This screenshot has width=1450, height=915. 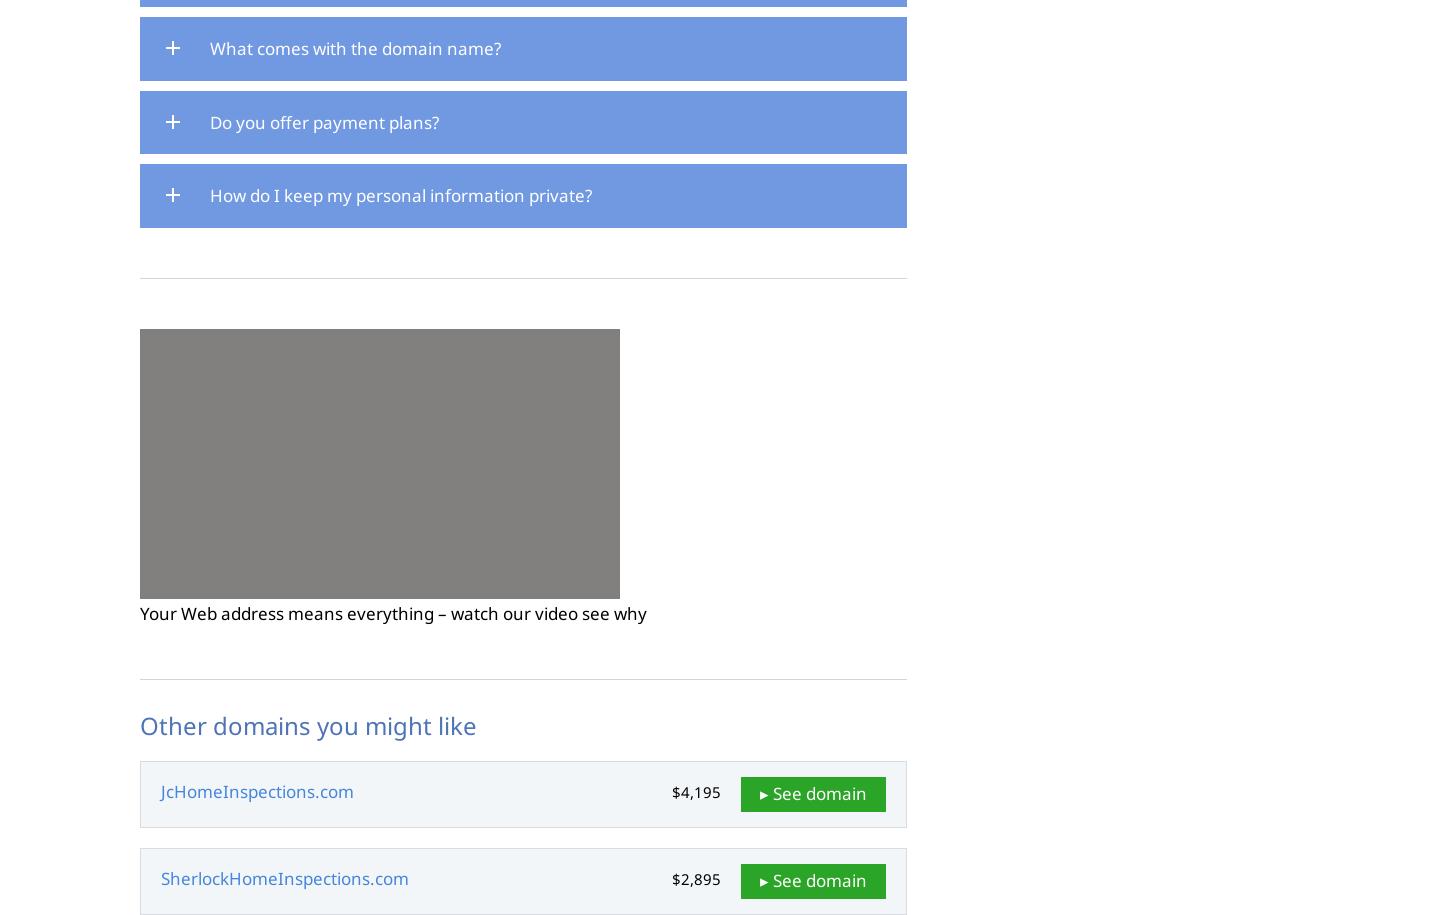 I want to click on '$4,195', so click(x=670, y=791).